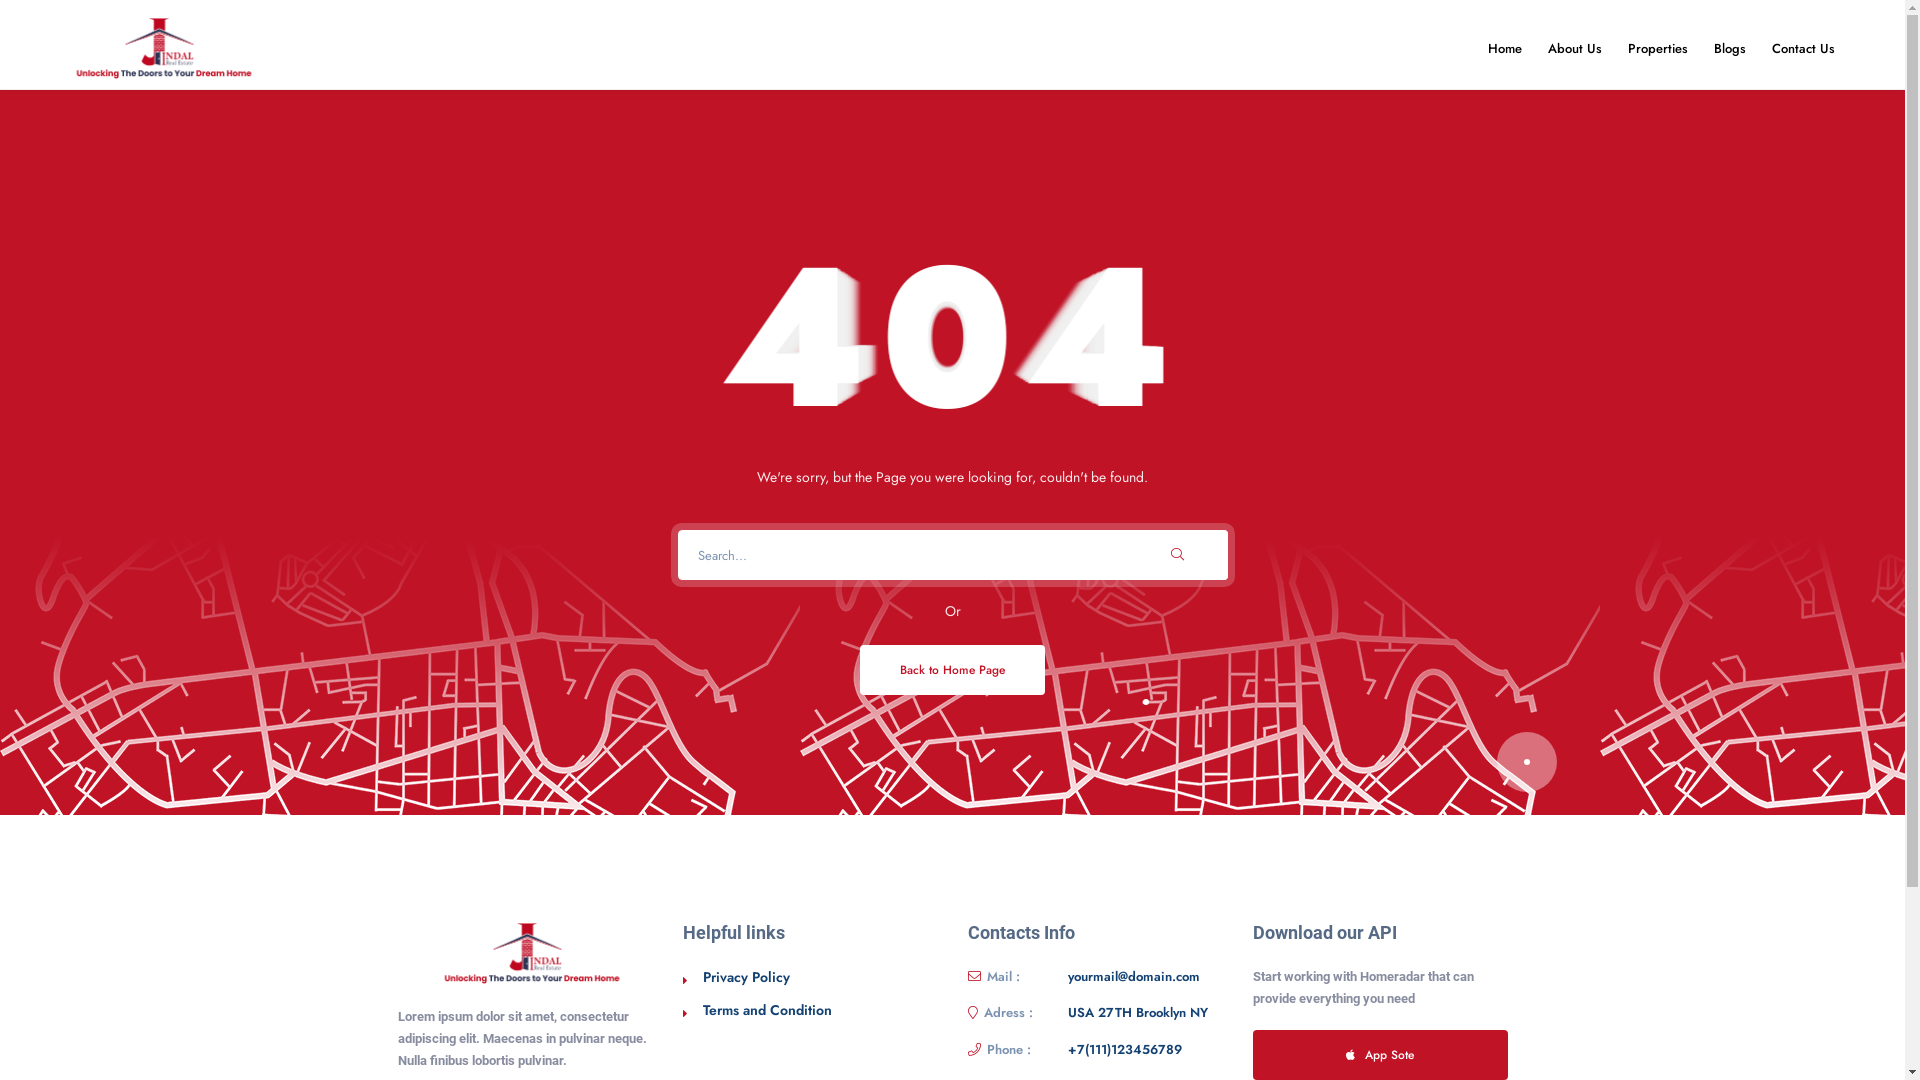 The image size is (1920, 1080). I want to click on 'Terms and Condition', so click(765, 1010).